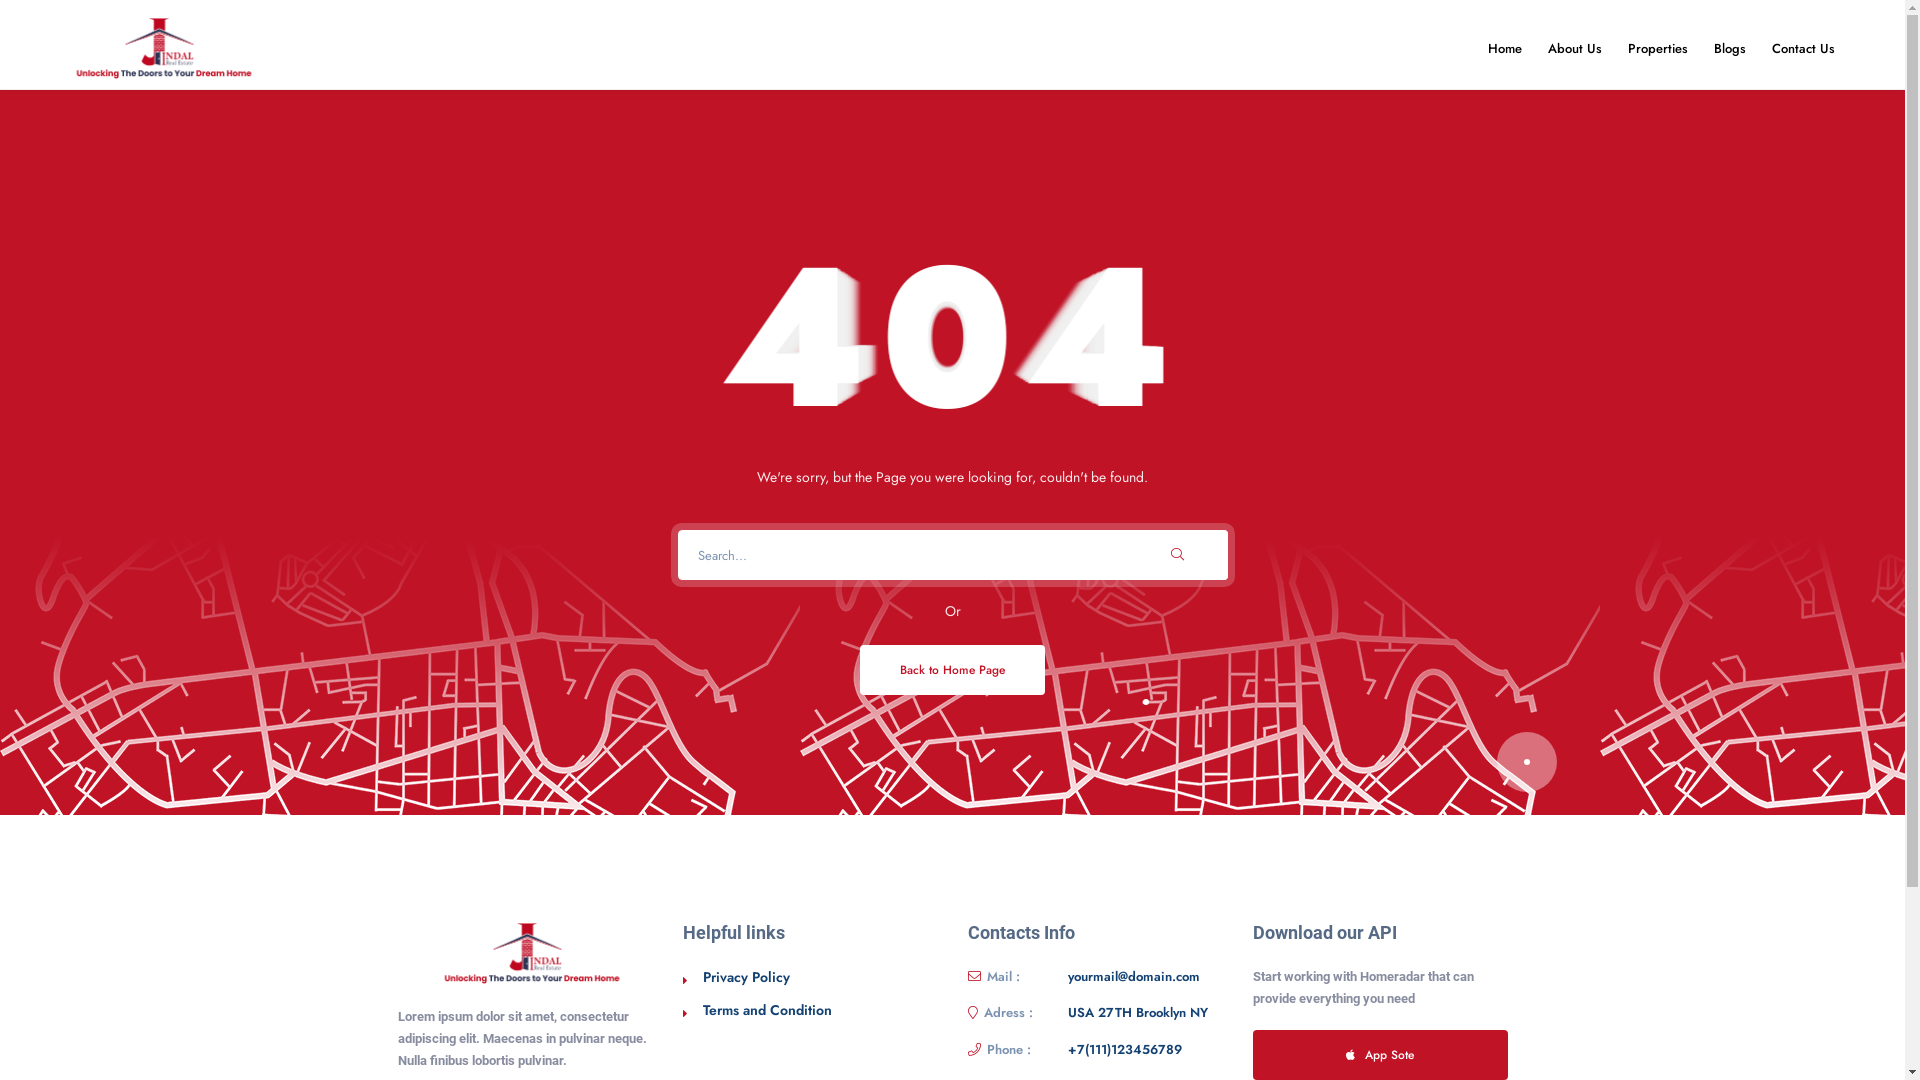 The image size is (1920, 1080). I want to click on 'Terms and Condition', so click(765, 1010).